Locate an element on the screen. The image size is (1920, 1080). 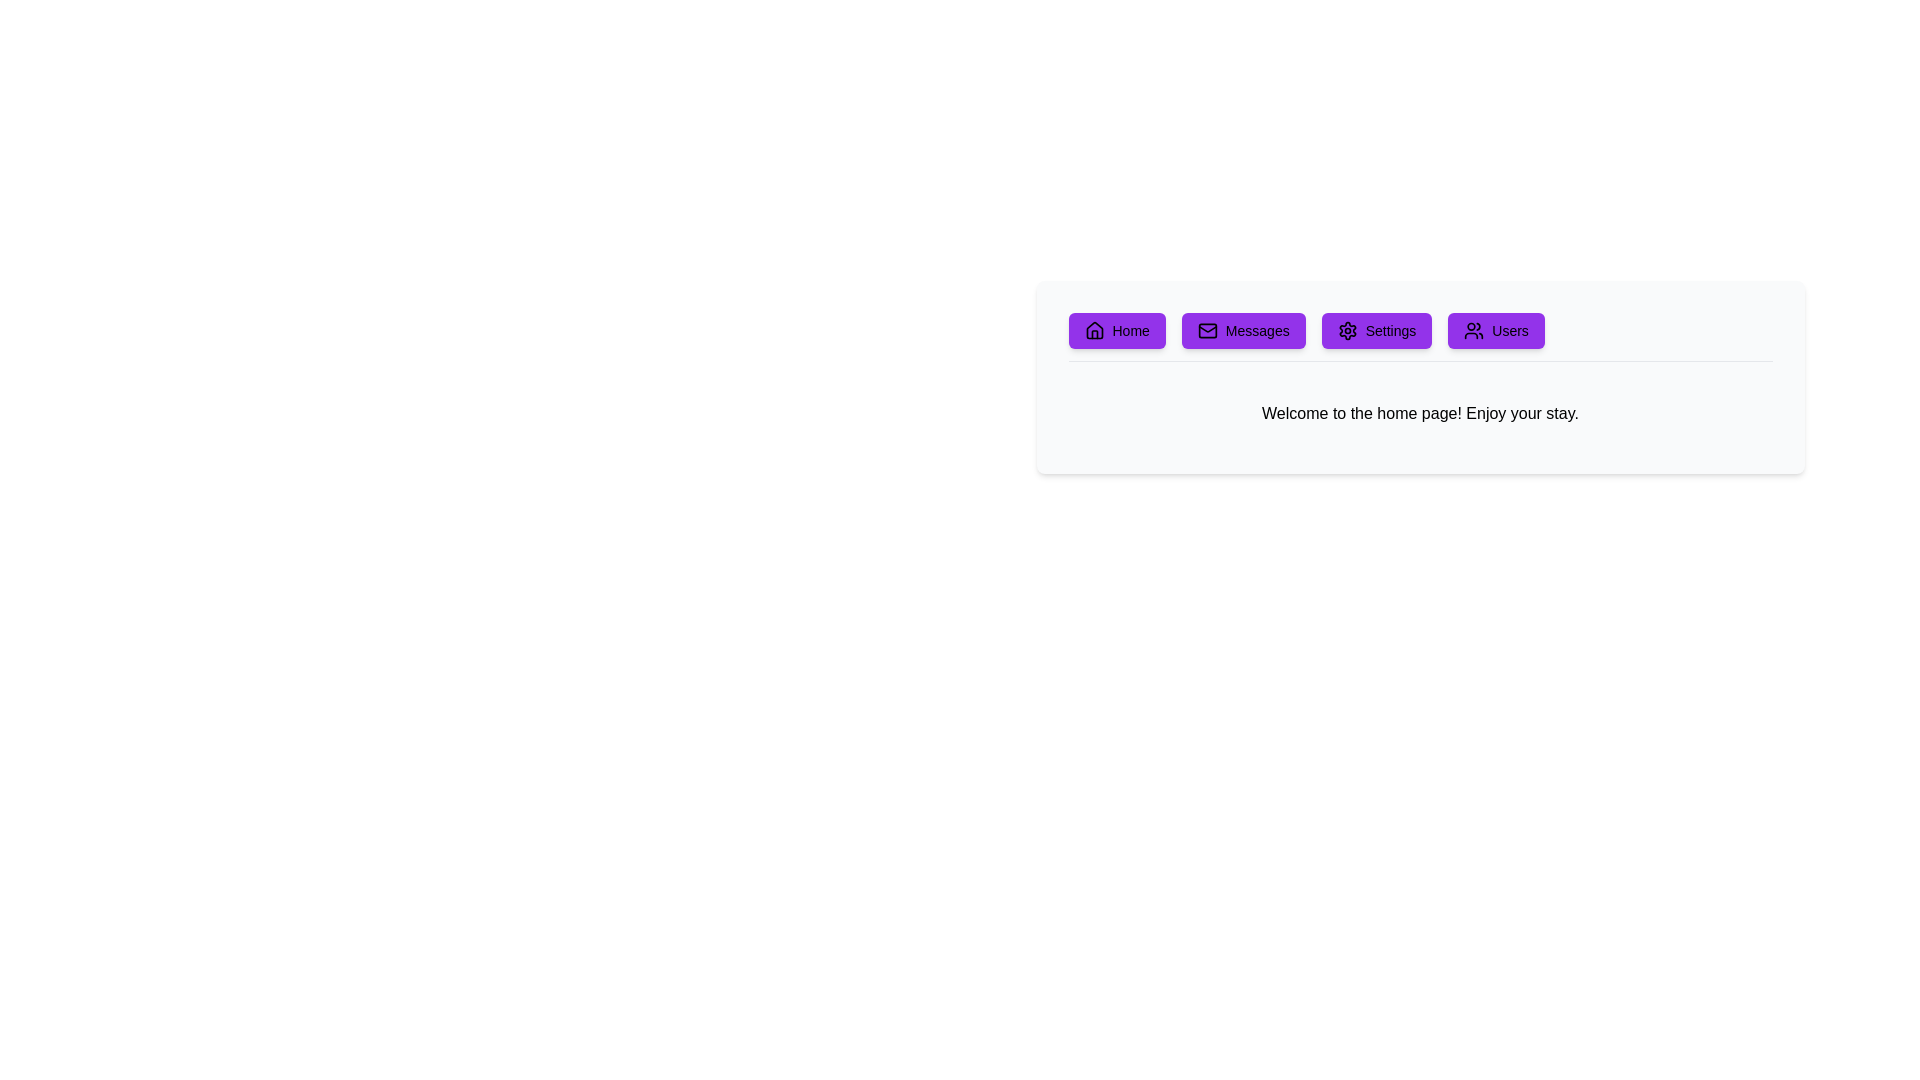
the 'Settings' button with a purple background and gear icon is located at coordinates (1376, 330).